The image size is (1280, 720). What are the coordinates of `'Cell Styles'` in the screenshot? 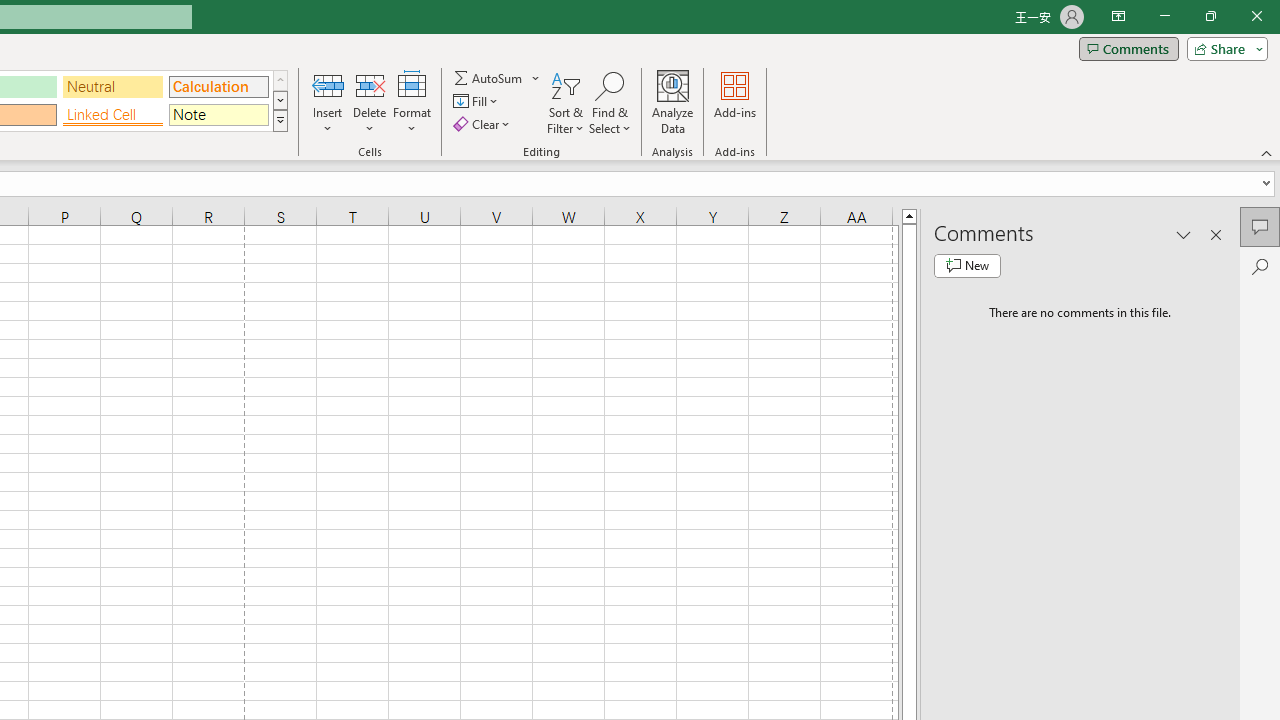 It's located at (279, 120).